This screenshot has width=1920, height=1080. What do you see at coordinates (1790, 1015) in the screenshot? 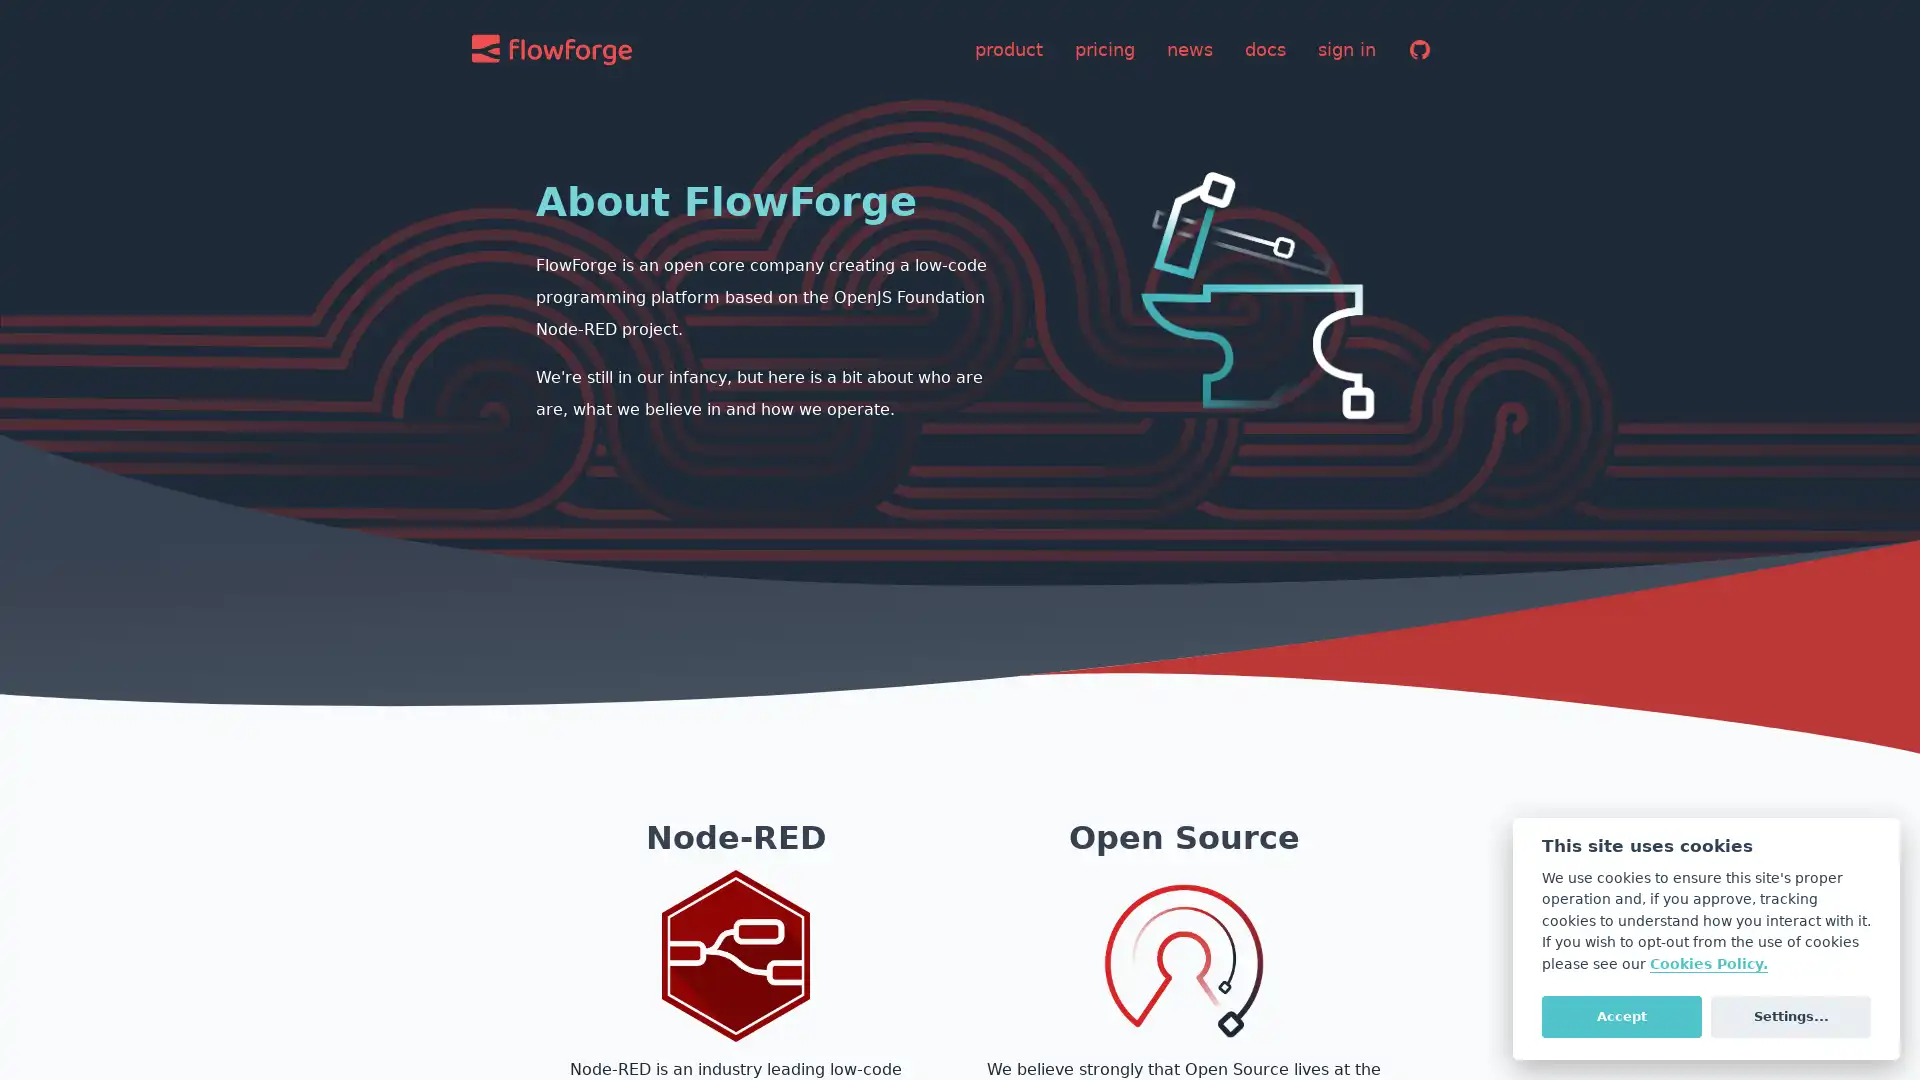
I see `Settings...` at bounding box center [1790, 1015].